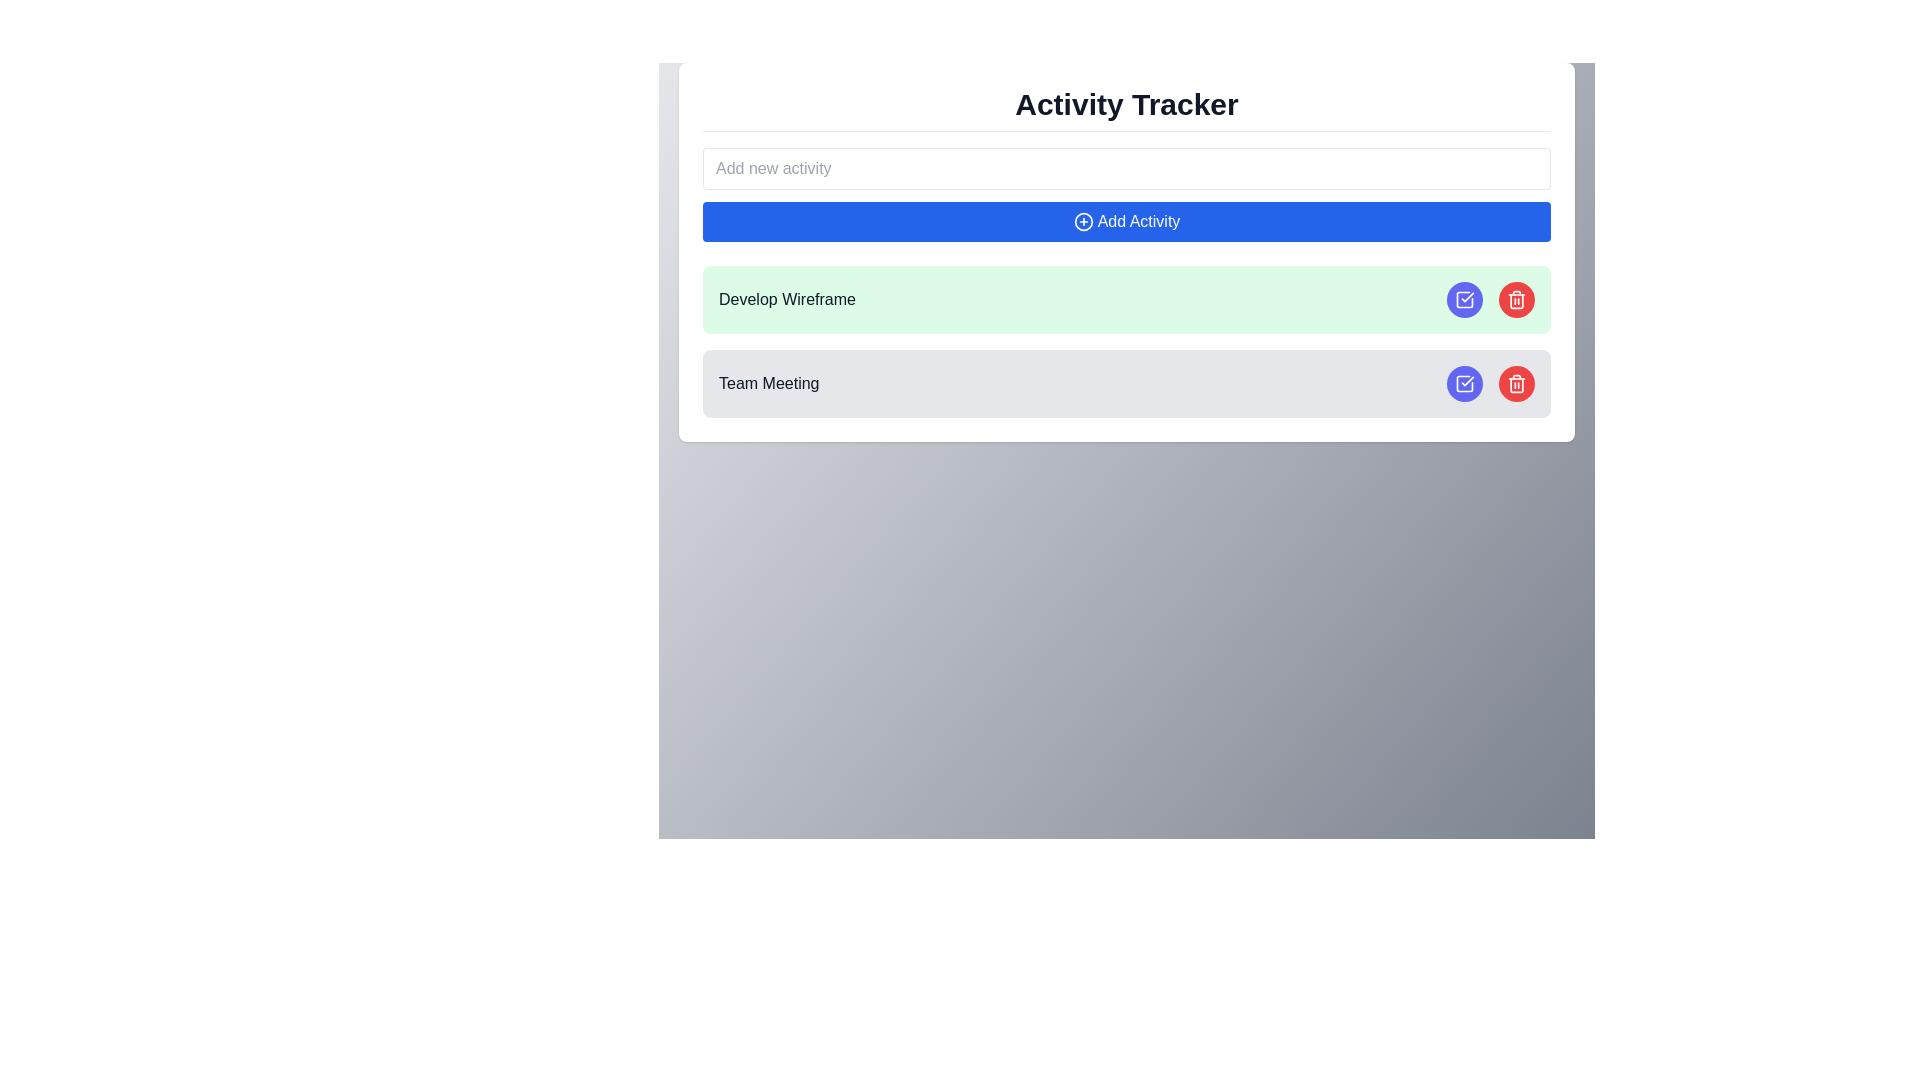 This screenshot has width=1920, height=1080. I want to click on the delete icon button located at the rightmost position of the action buttons beside the 'Develop Wireframe' activity entry, so click(1516, 300).